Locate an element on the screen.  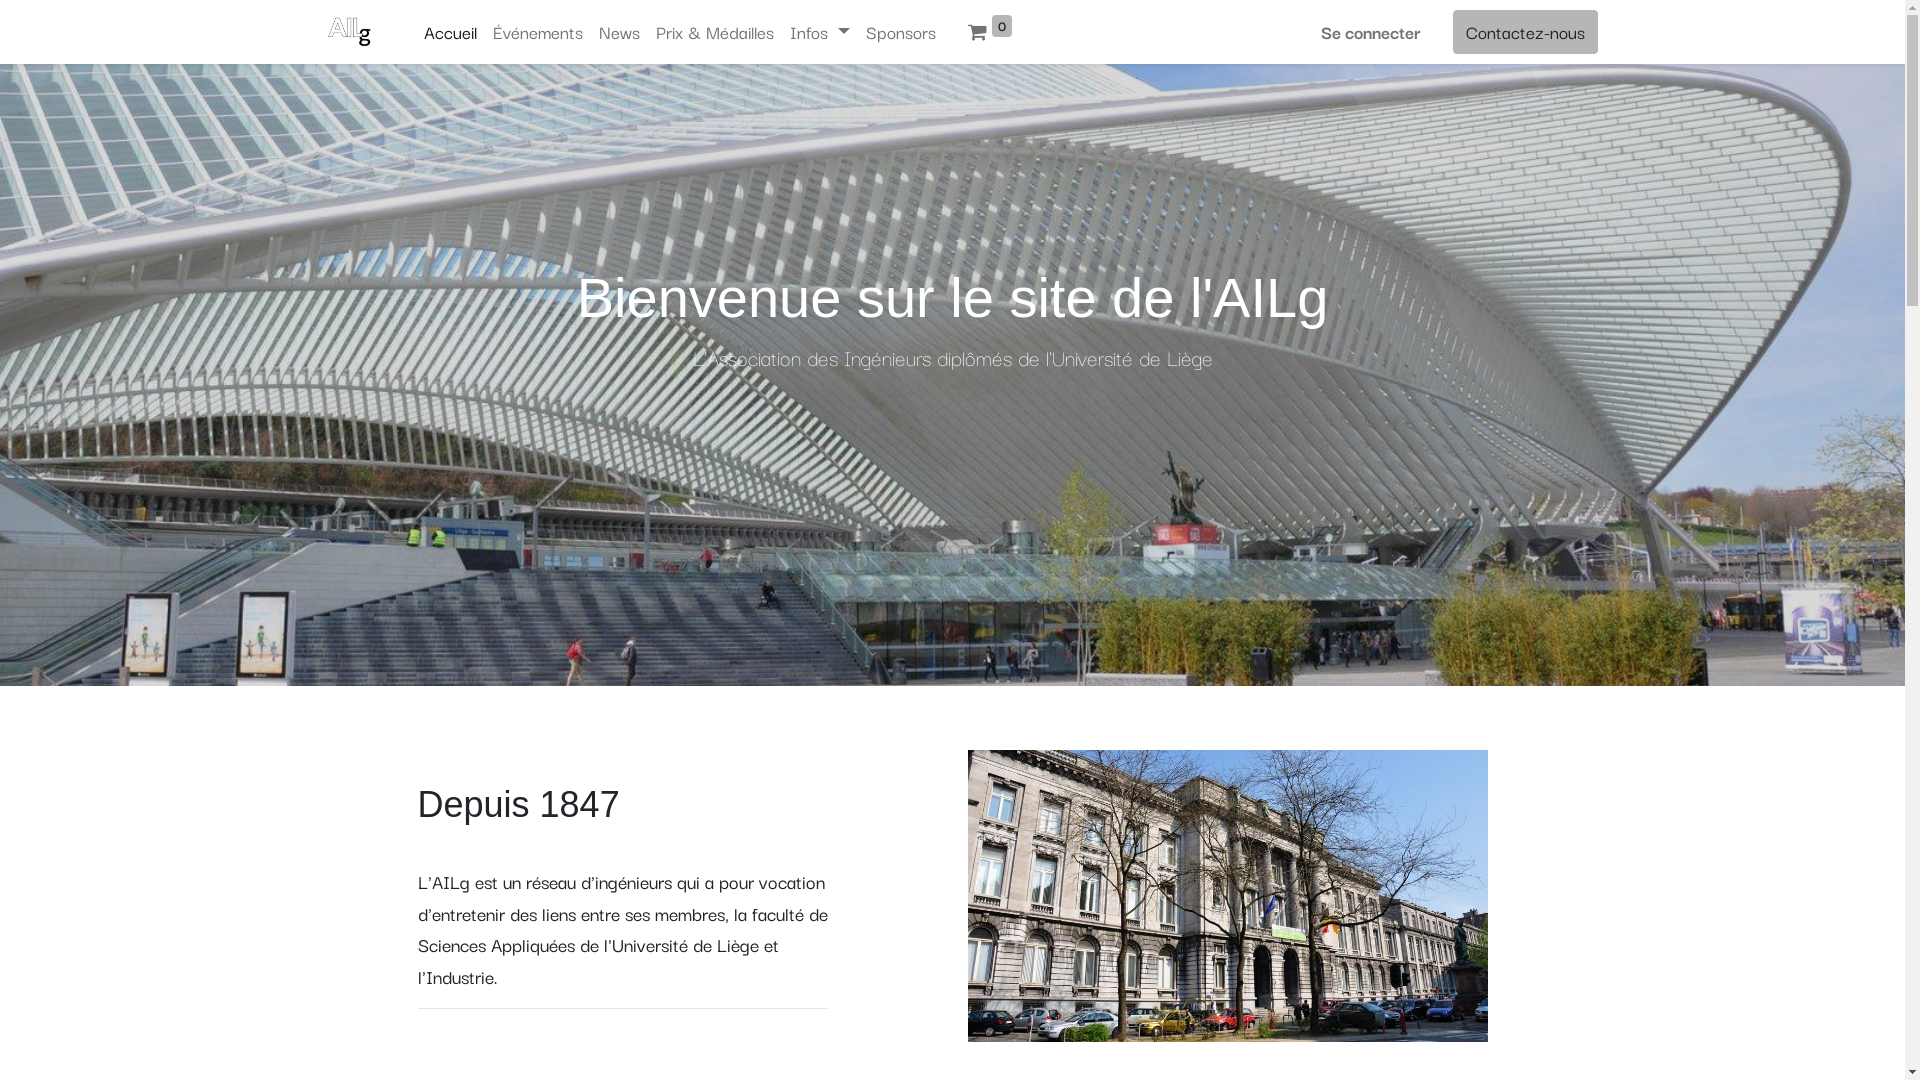
'Se connecter' is located at coordinates (1368, 31).